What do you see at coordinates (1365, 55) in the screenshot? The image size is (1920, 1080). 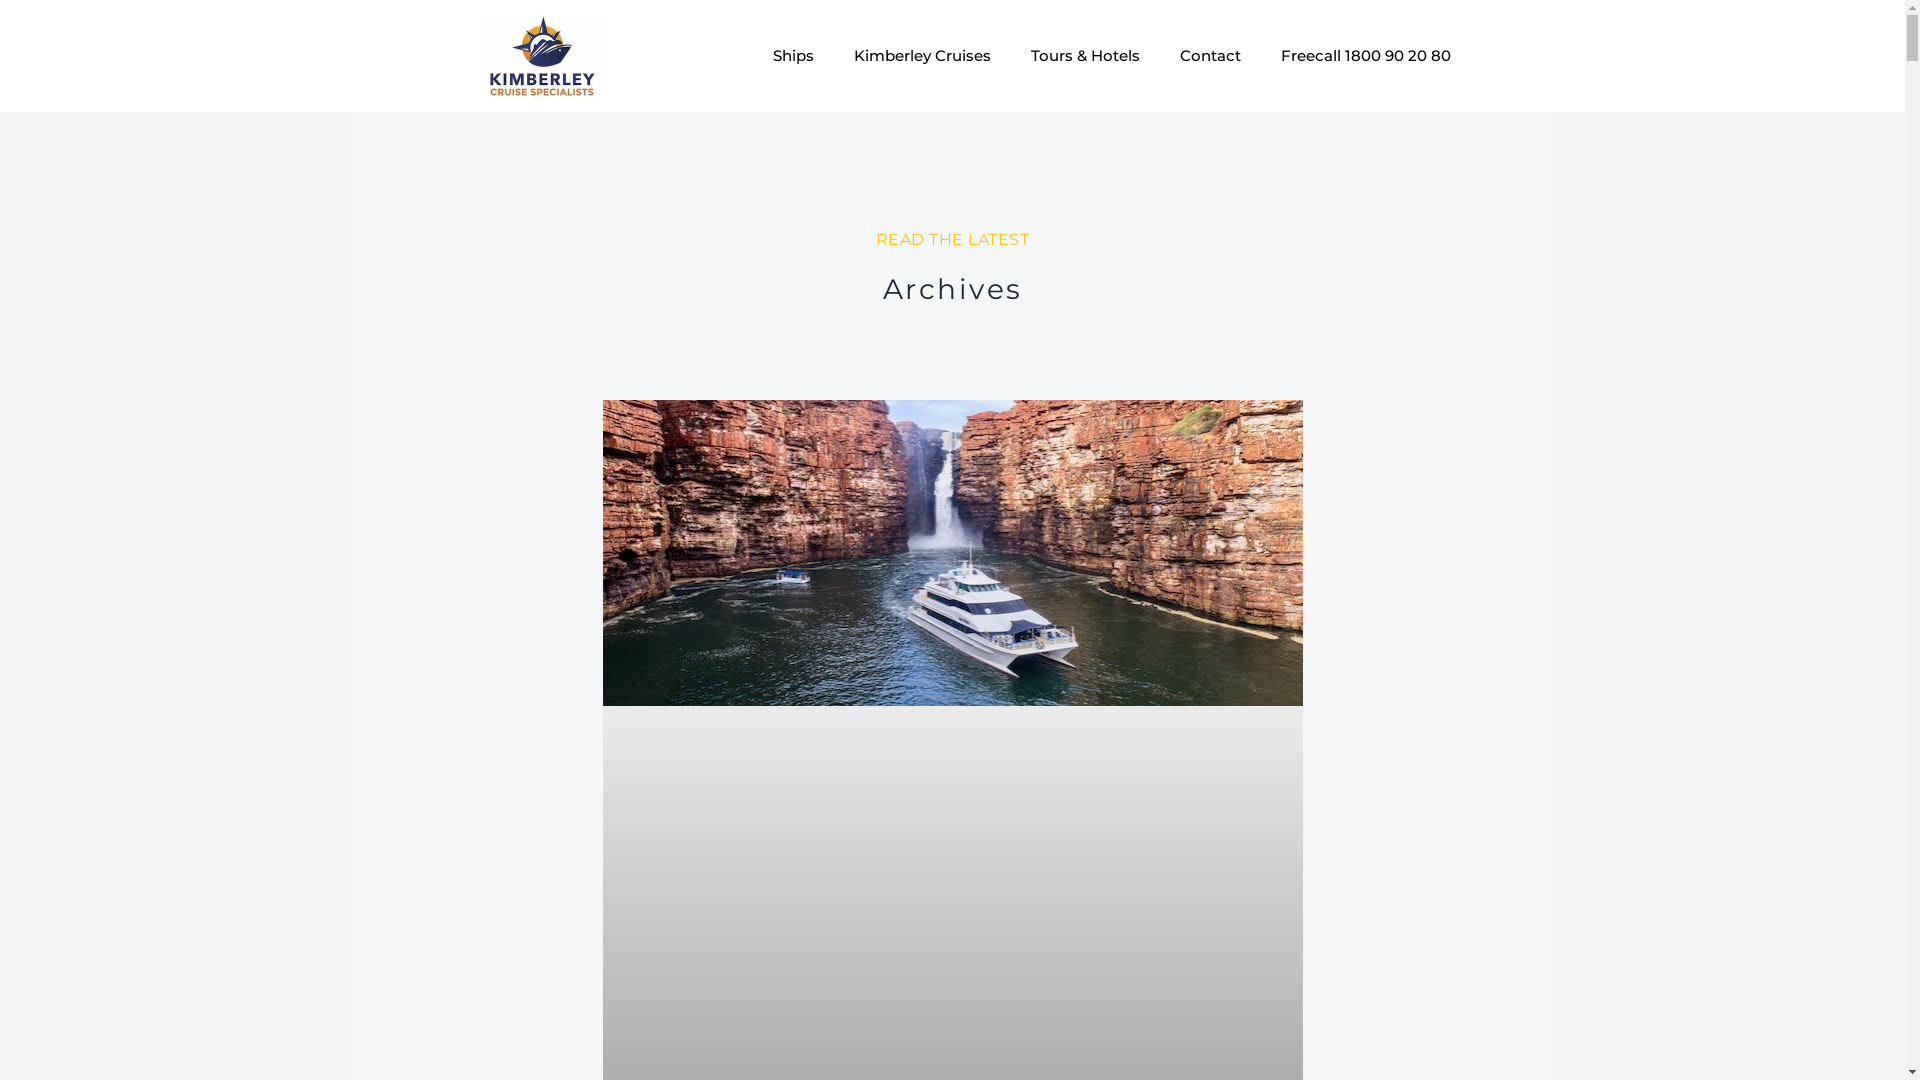 I see `'Freecall 1800 90 20 80'` at bounding box center [1365, 55].